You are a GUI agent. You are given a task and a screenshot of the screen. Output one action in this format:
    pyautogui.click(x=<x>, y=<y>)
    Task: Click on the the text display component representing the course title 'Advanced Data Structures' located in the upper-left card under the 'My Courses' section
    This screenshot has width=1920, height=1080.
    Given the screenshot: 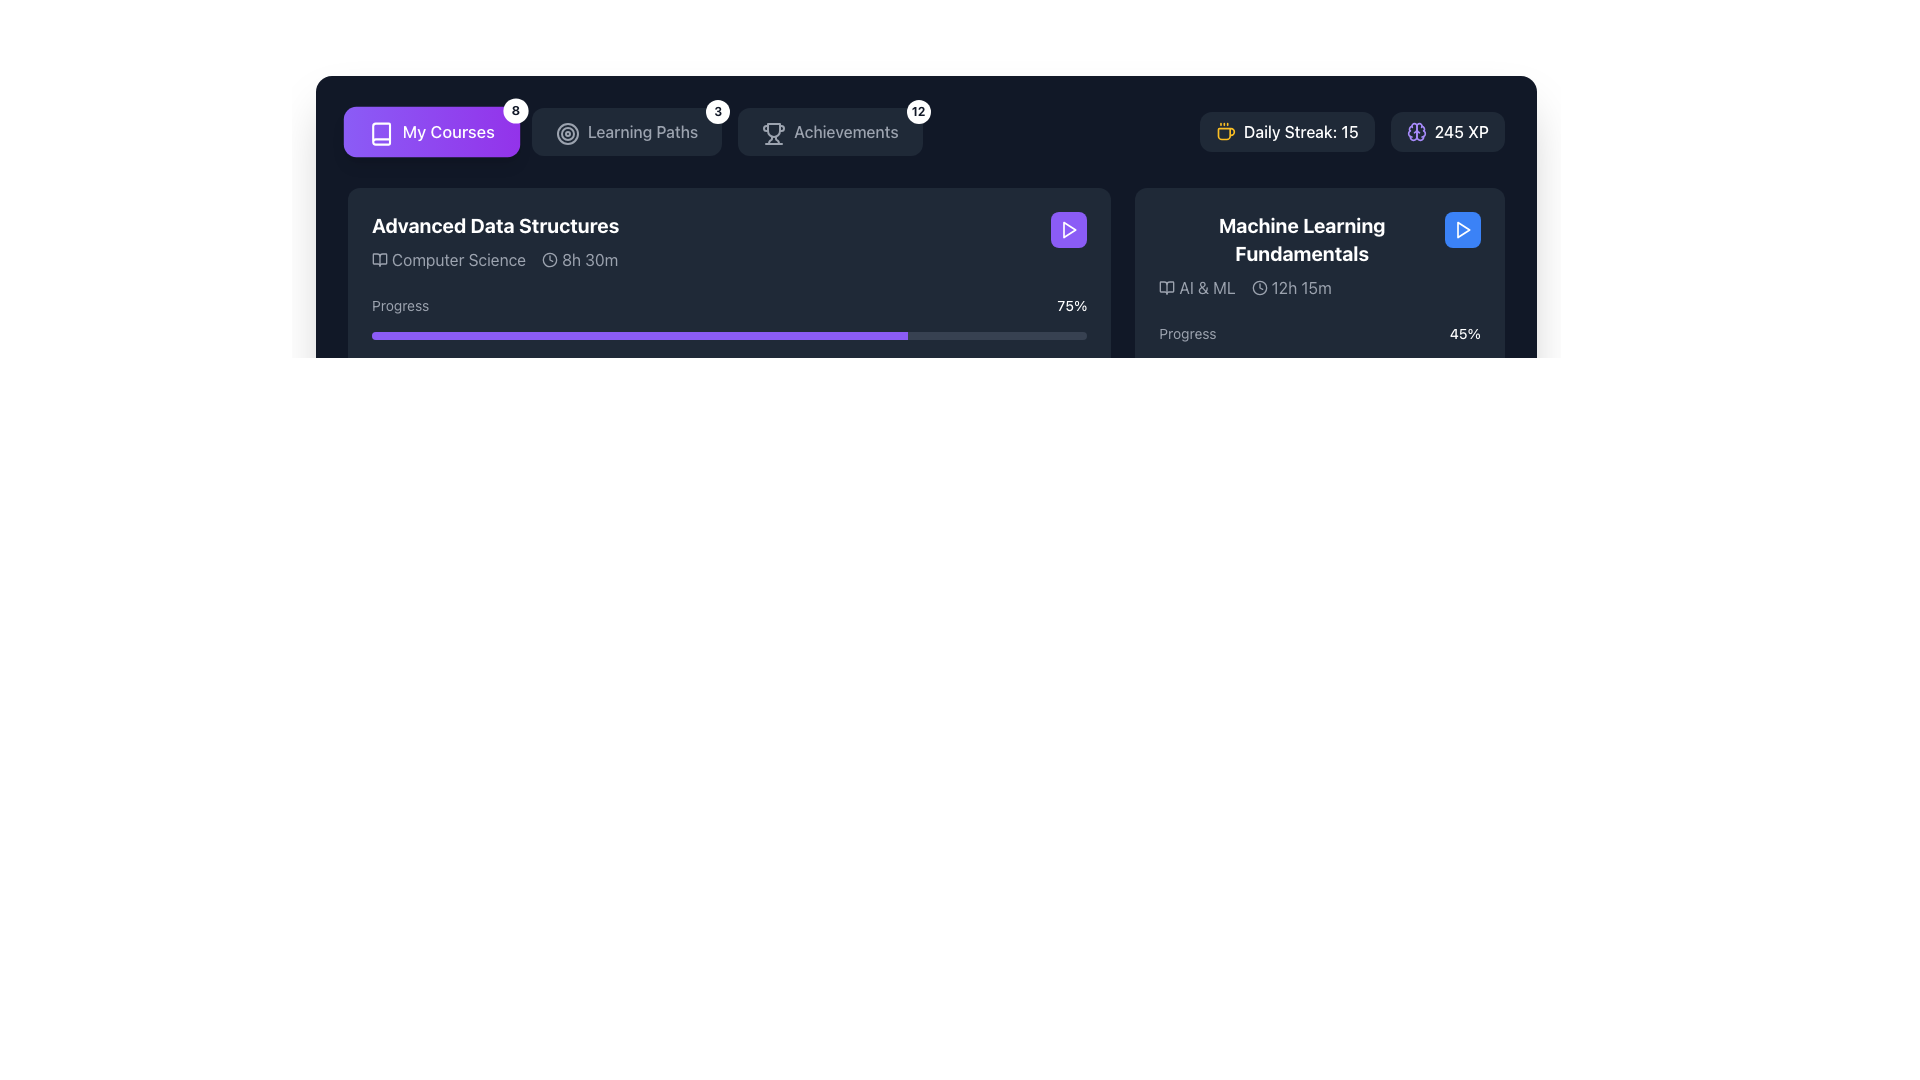 What is the action you would take?
    pyautogui.click(x=495, y=241)
    